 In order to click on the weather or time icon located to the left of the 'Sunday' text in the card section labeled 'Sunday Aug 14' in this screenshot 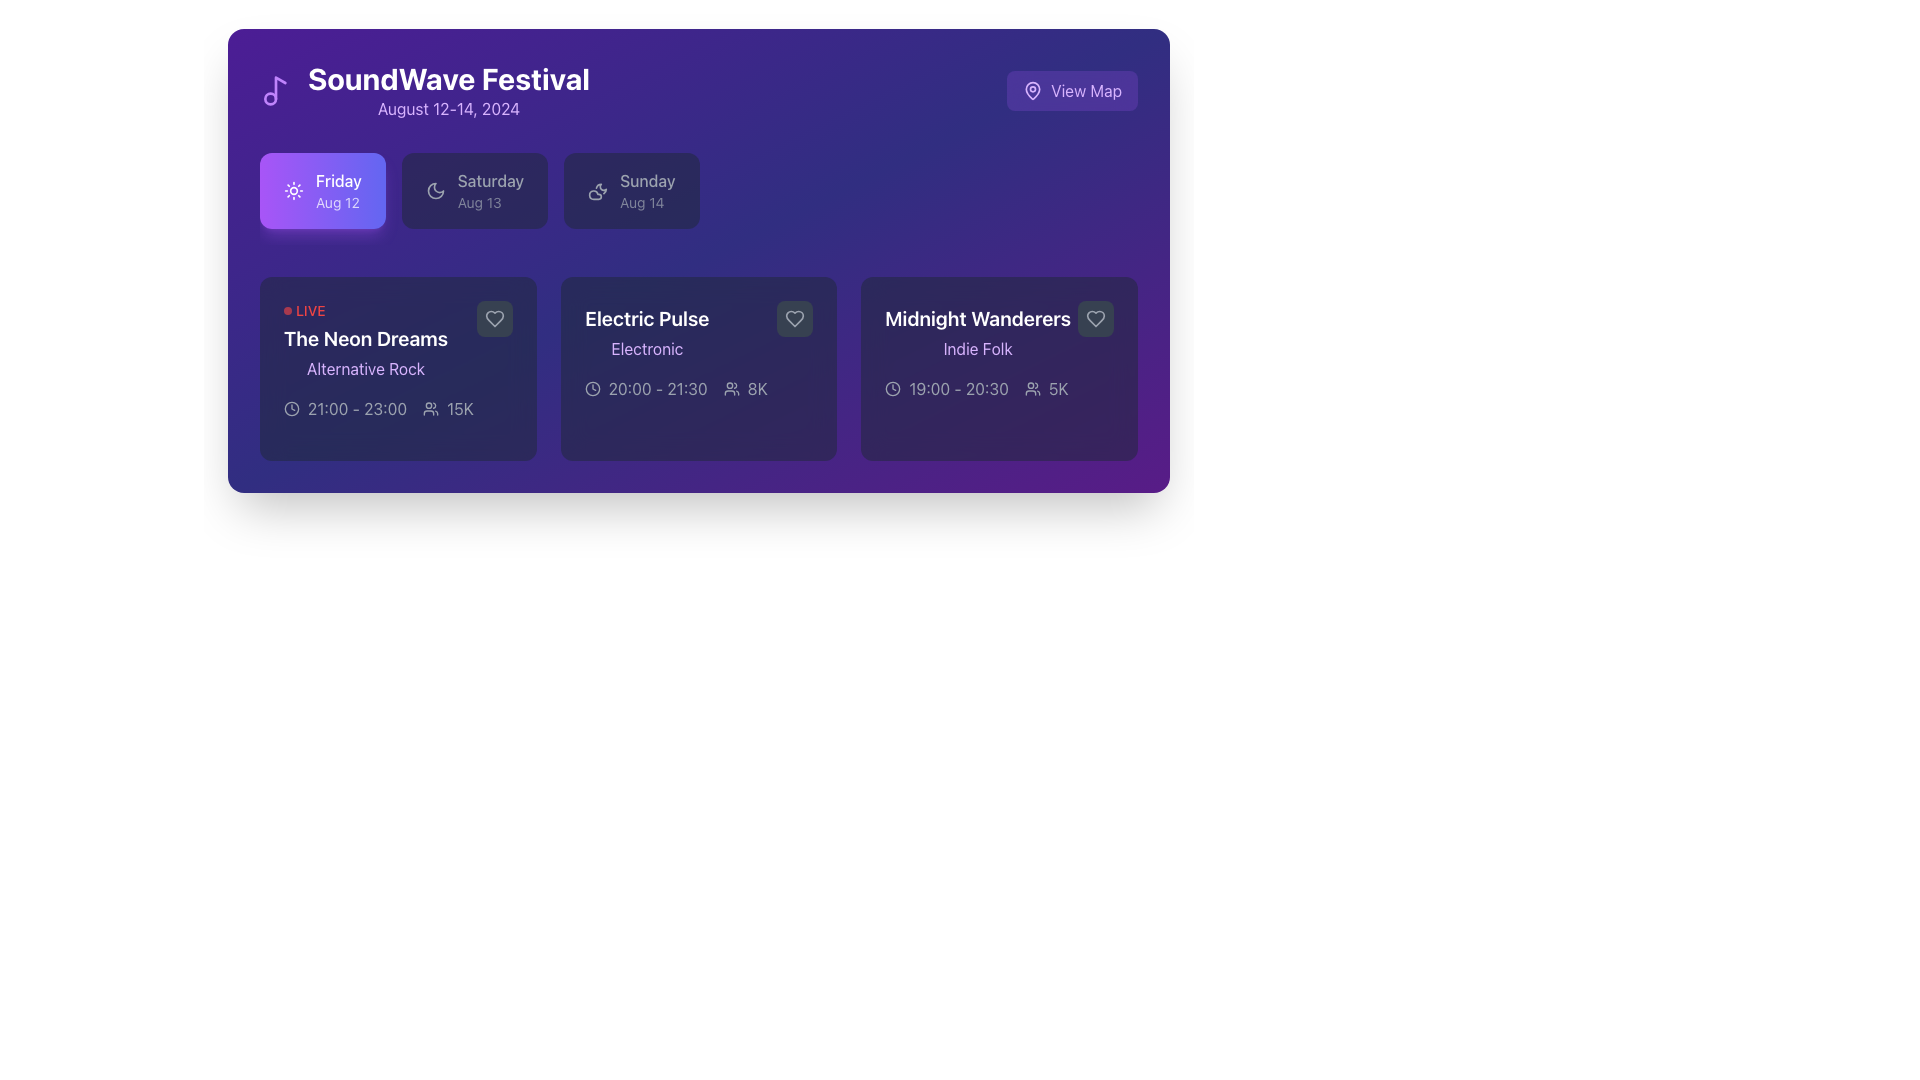, I will do `click(597, 191)`.